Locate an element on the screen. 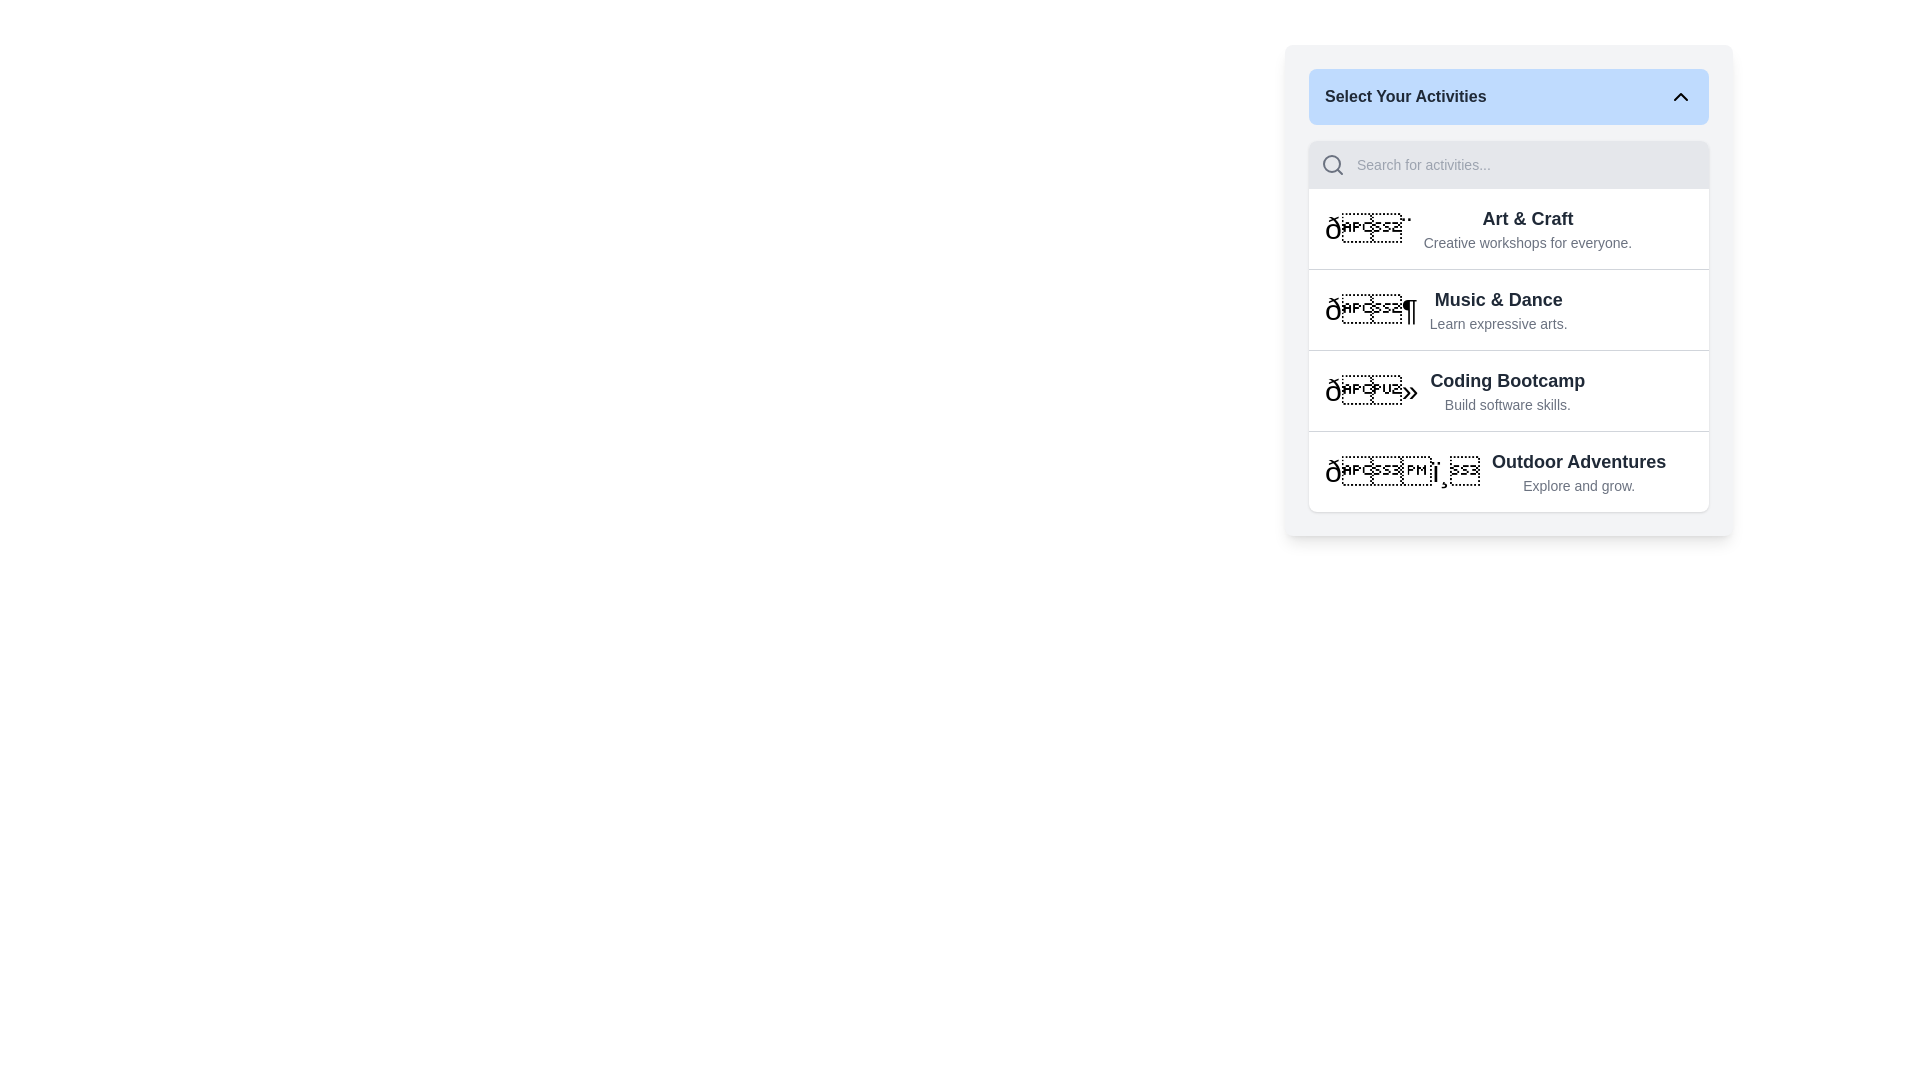  the selectable list item labeled 'Music & Dance', which is the second option in the vertical list of activities is located at coordinates (1508, 289).